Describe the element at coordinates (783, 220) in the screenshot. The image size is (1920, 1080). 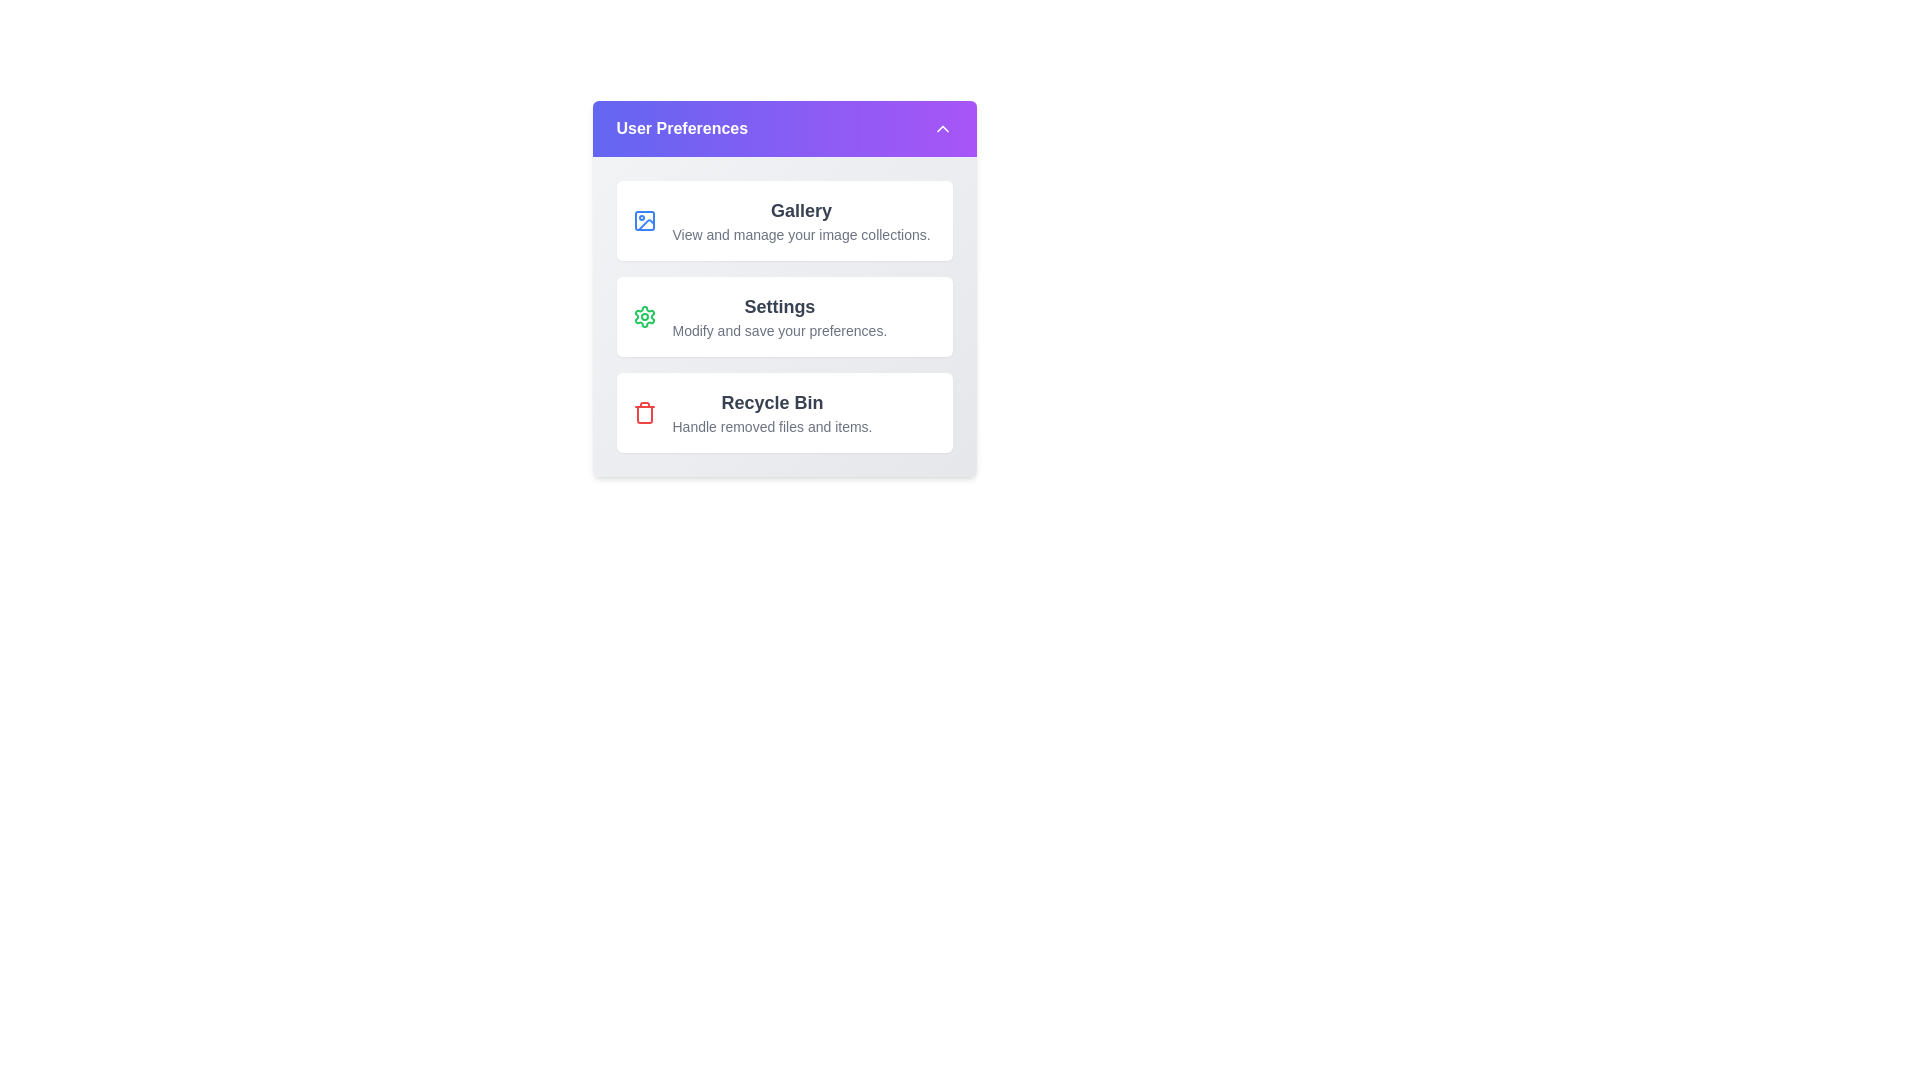
I see `the preference item 'Gallery'` at that location.